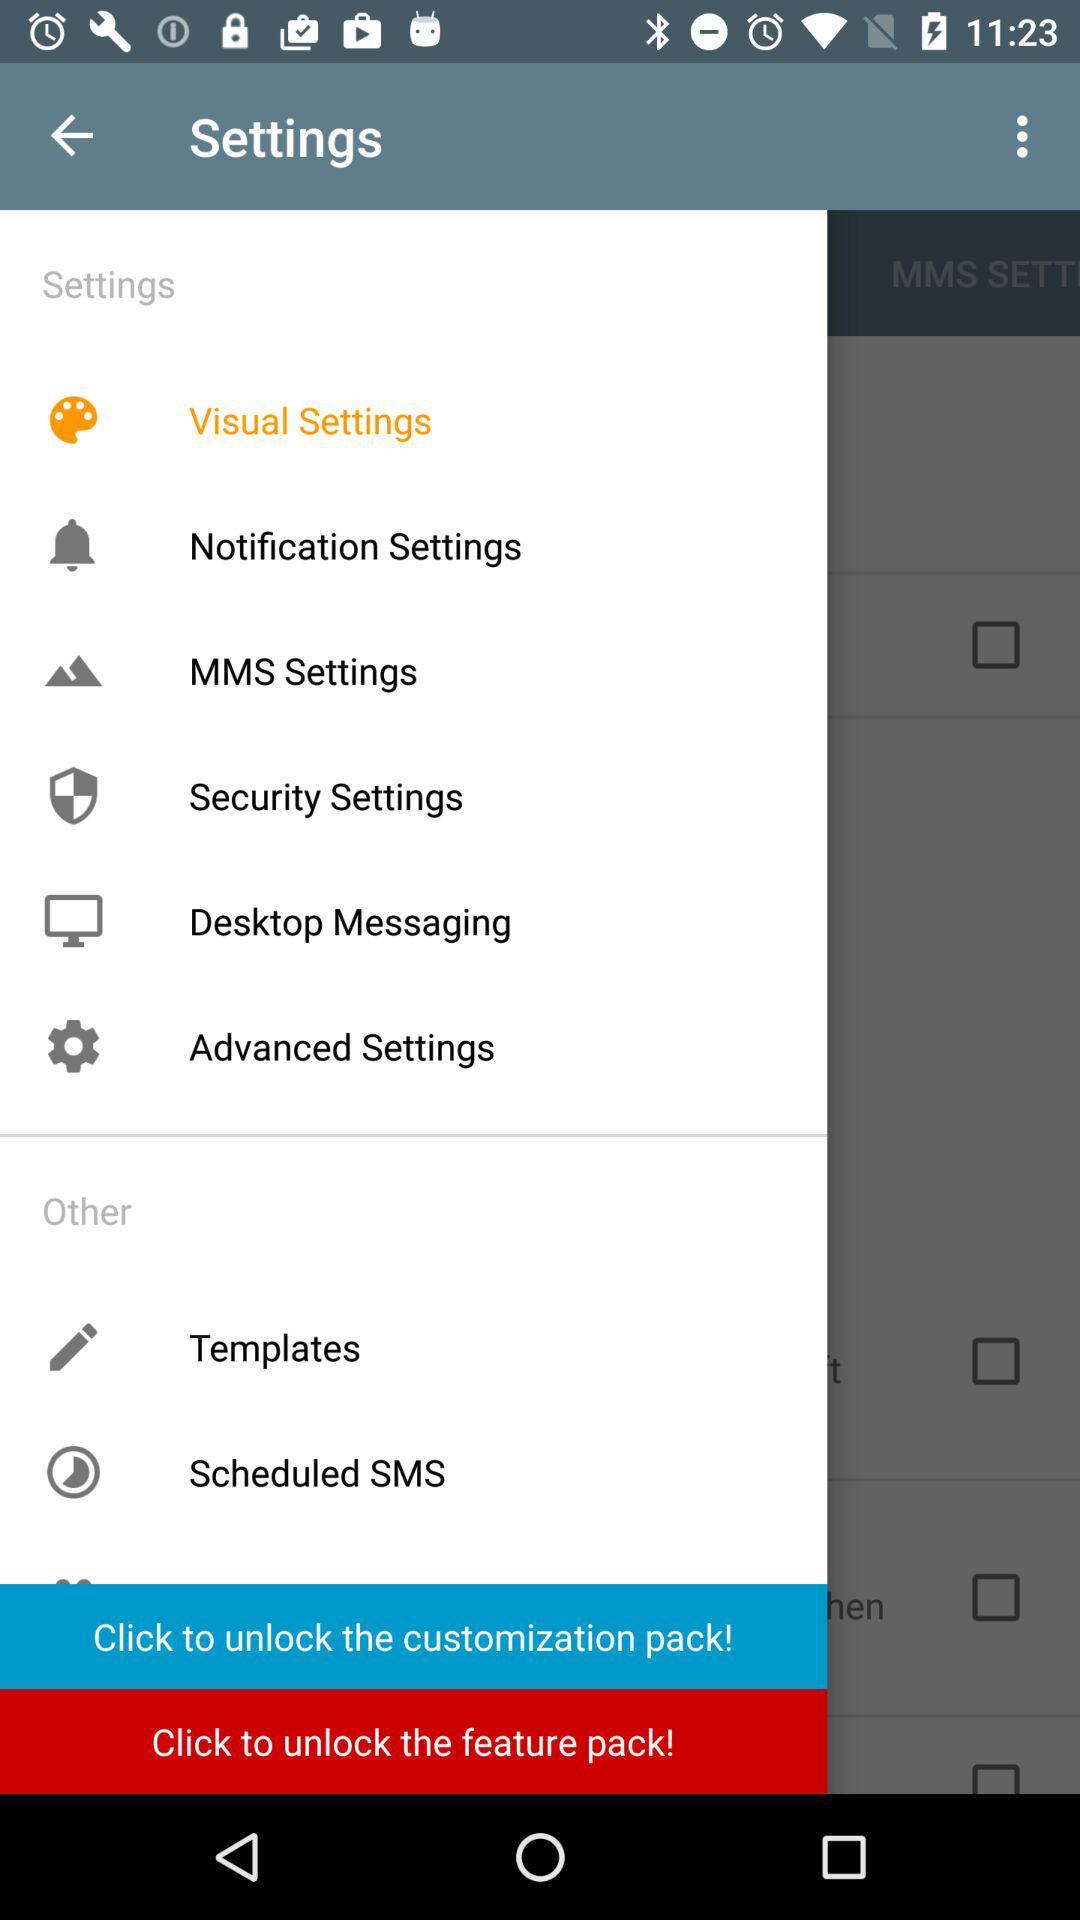 Image resolution: width=1080 pixels, height=1920 pixels. I want to click on the 3 vertical dots at the top right corner of the page, so click(1027, 136).